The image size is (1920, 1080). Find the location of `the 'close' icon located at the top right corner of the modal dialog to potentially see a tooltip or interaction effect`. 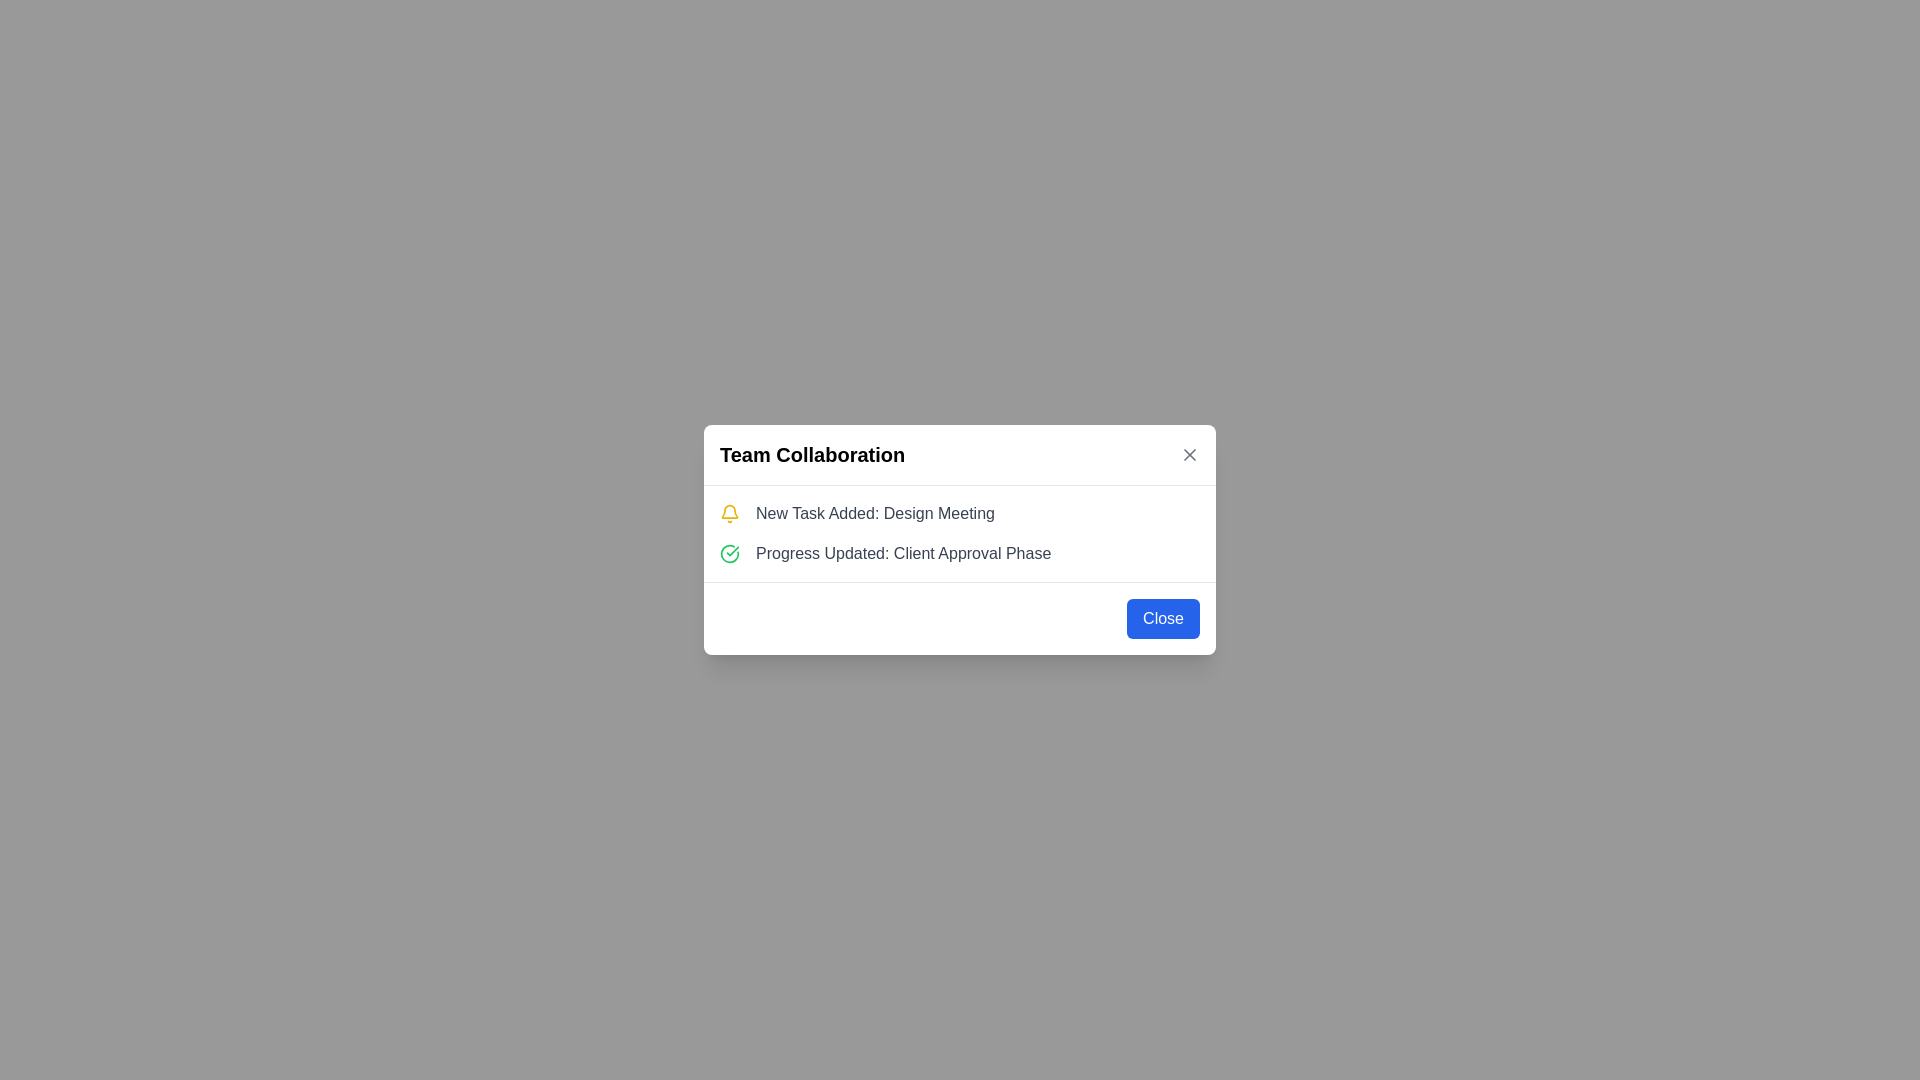

the 'close' icon located at the top right corner of the modal dialog to potentially see a tooltip or interaction effect is located at coordinates (1190, 455).